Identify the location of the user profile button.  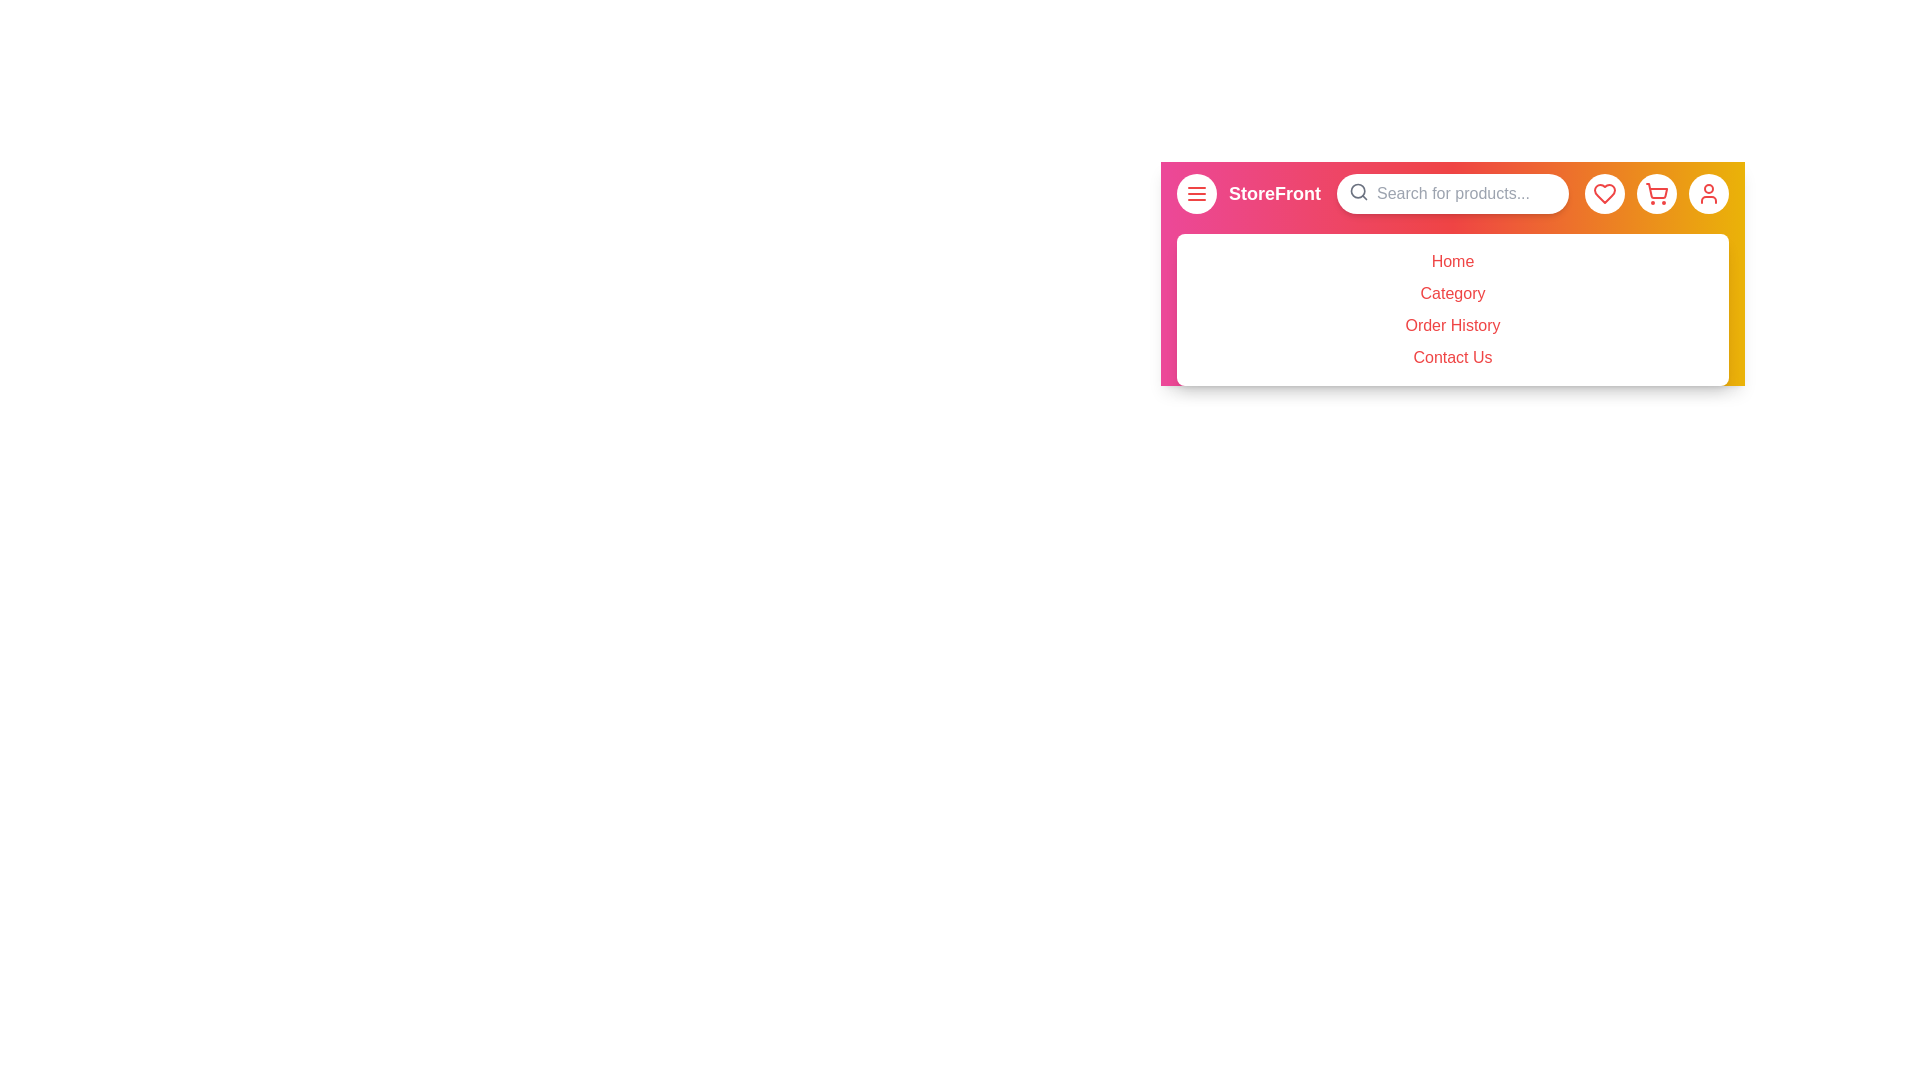
(1707, 193).